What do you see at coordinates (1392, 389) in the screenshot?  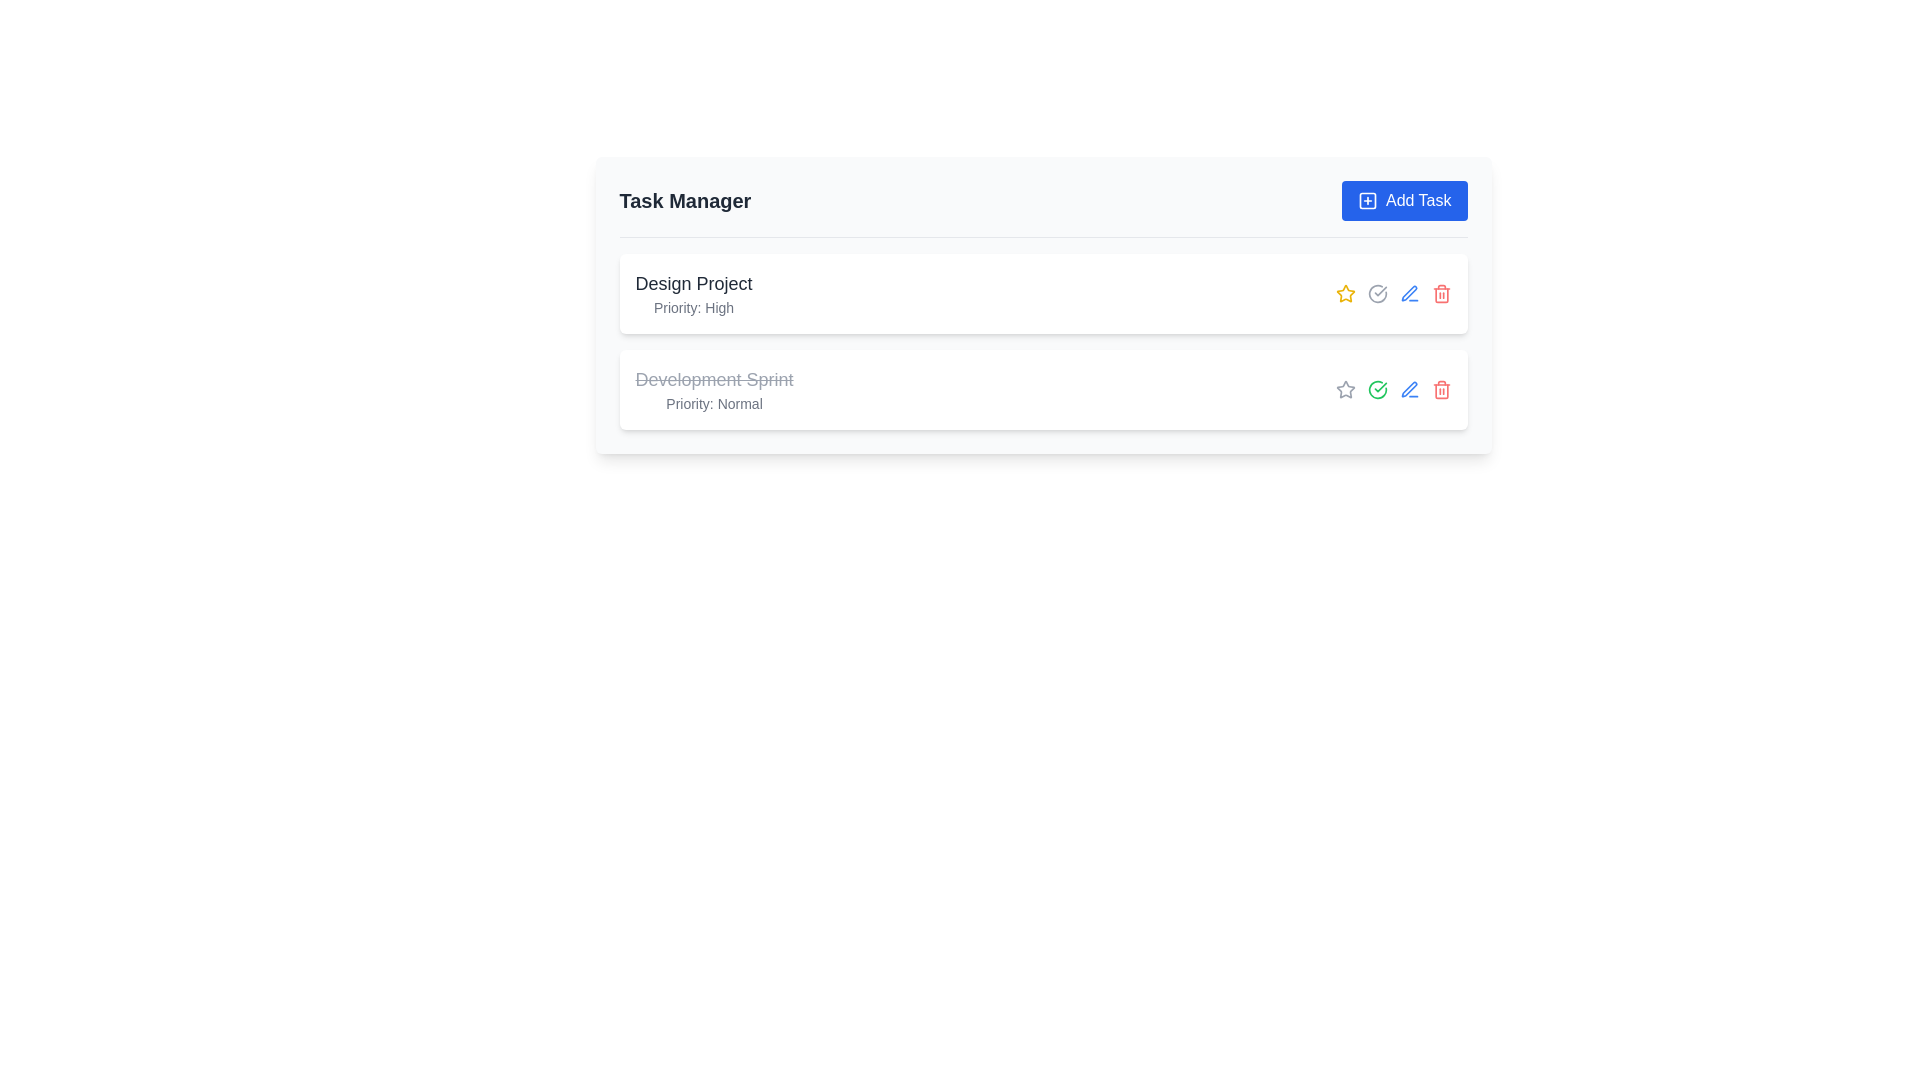 I see `the icon group of action buttons located at the bottom right edge of the card next to the text 'Priority: Normal'` at bounding box center [1392, 389].